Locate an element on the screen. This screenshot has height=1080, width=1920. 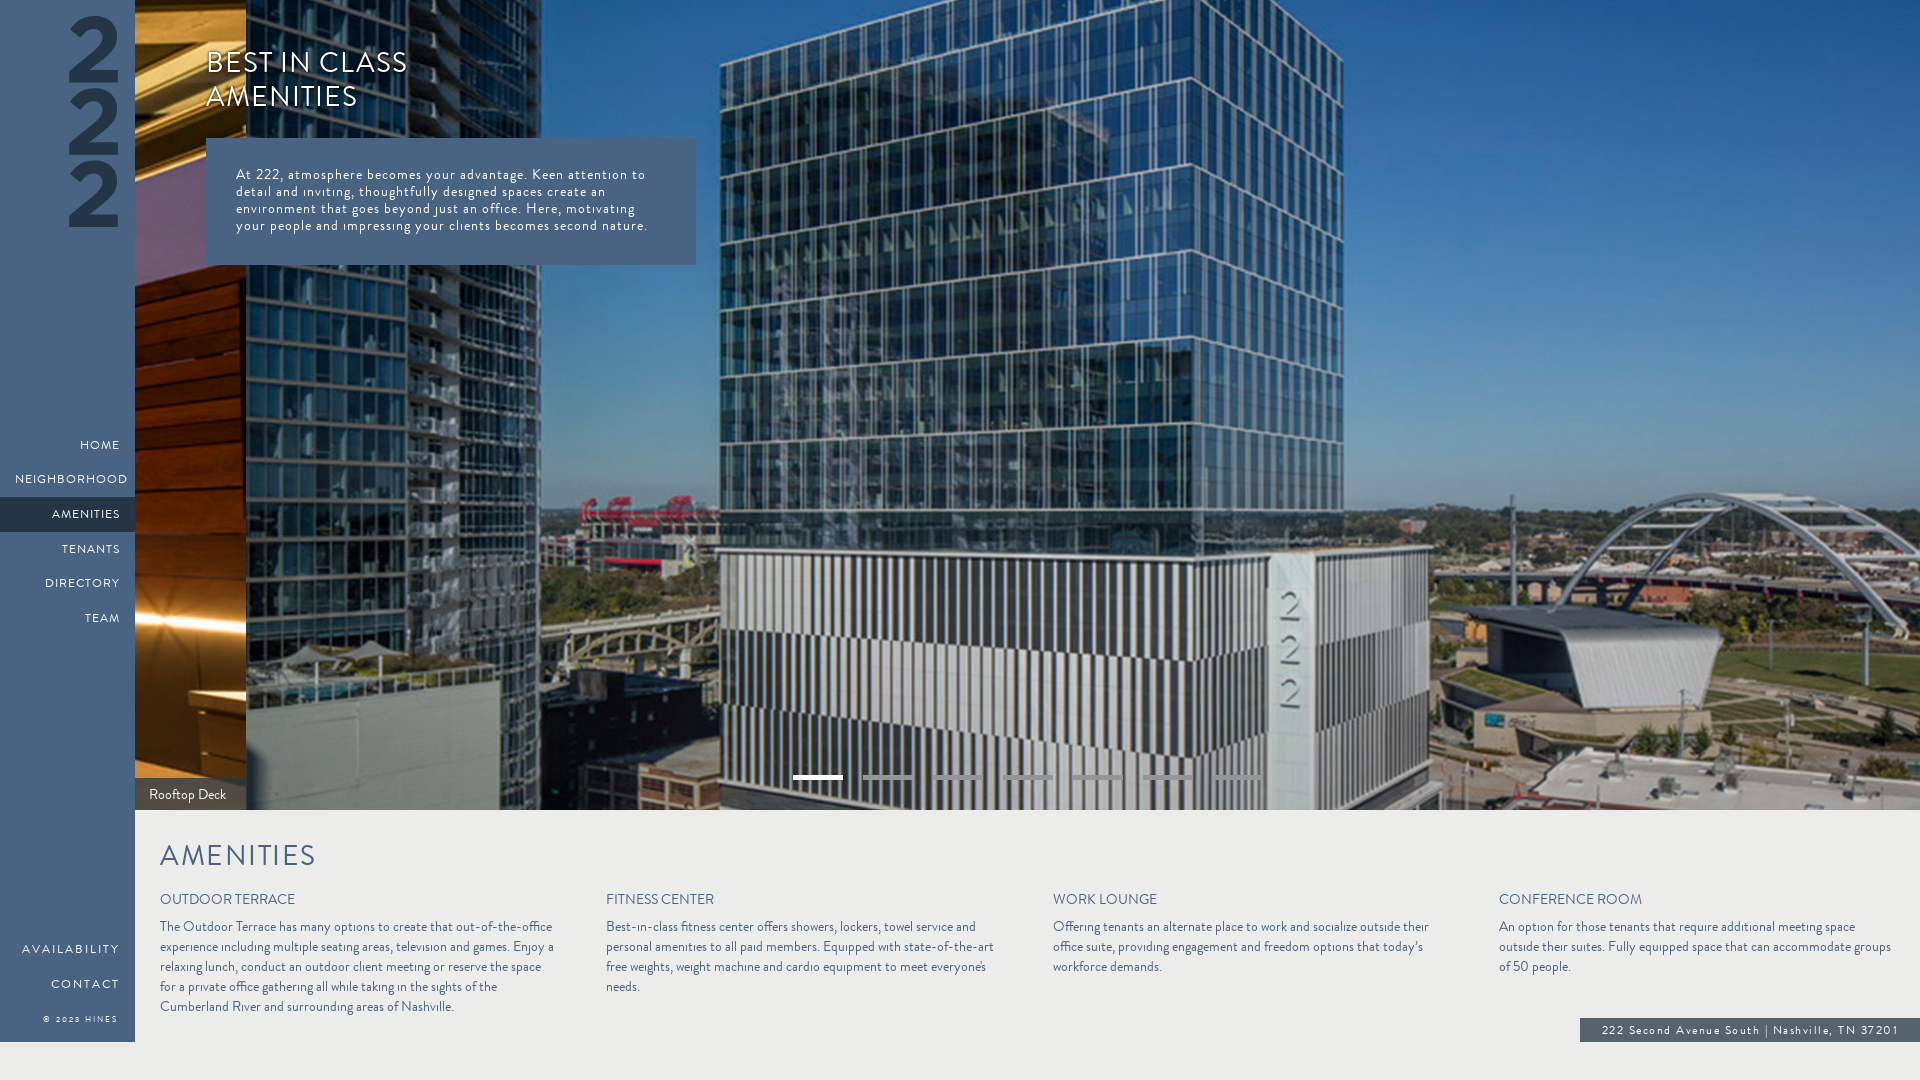
'TENANTS' is located at coordinates (0, 549).